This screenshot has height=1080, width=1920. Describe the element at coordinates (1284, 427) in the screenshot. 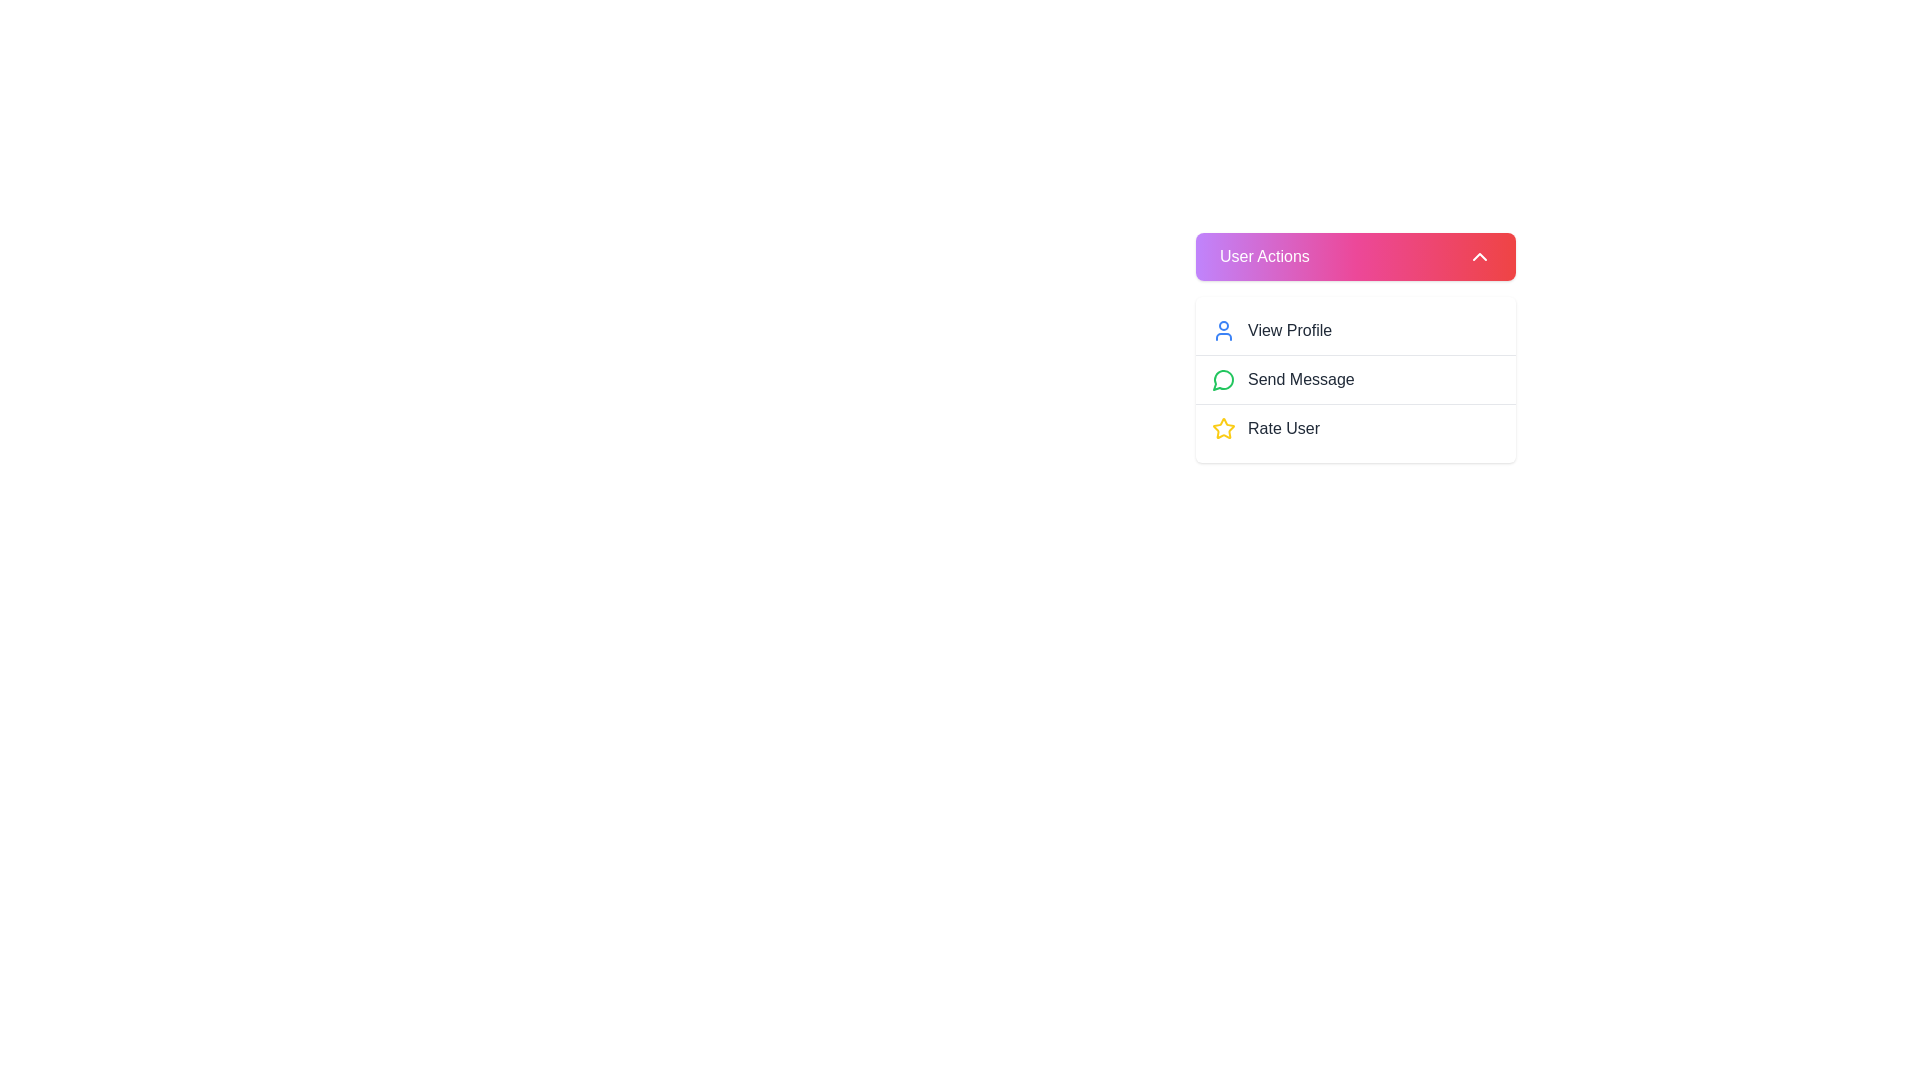

I see `the 'Rate User' text label in the dropdown menu titled 'User Actions', which is the third entry below 'View Profile' and 'Send Message', and aligned with a yellow star icon` at that location.